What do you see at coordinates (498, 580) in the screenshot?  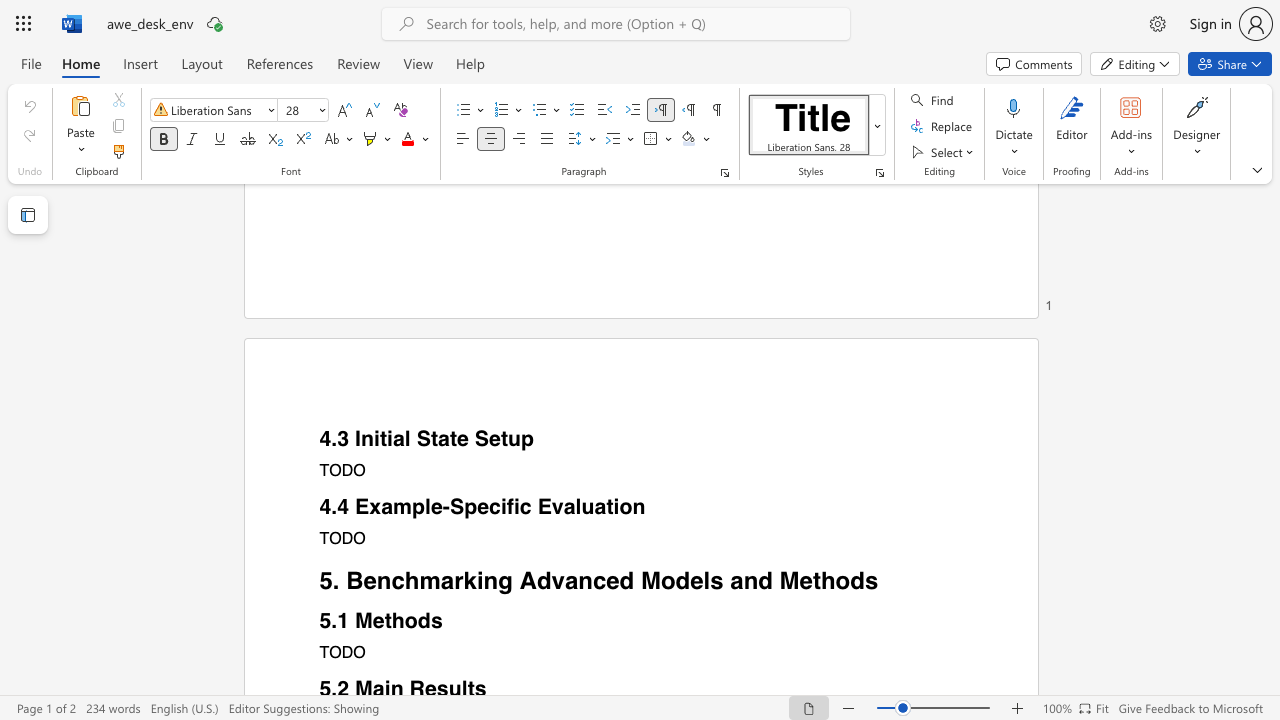 I see `the subset text "g Advanced" within the text "5. Benchmarking Advanced Models and Methods"` at bounding box center [498, 580].